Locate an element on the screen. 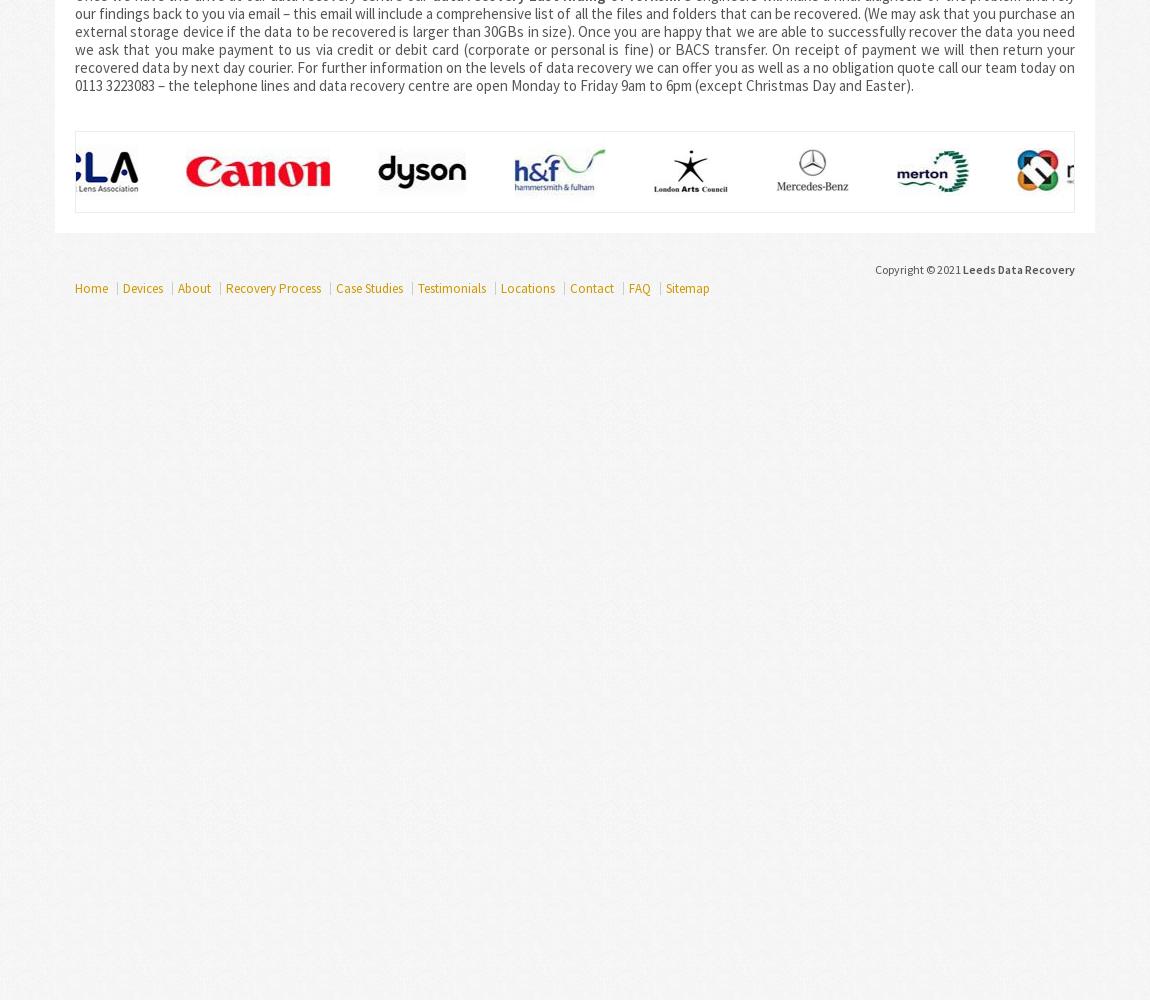 The image size is (1150, 1000). 'Case Studies' is located at coordinates (369, 288).